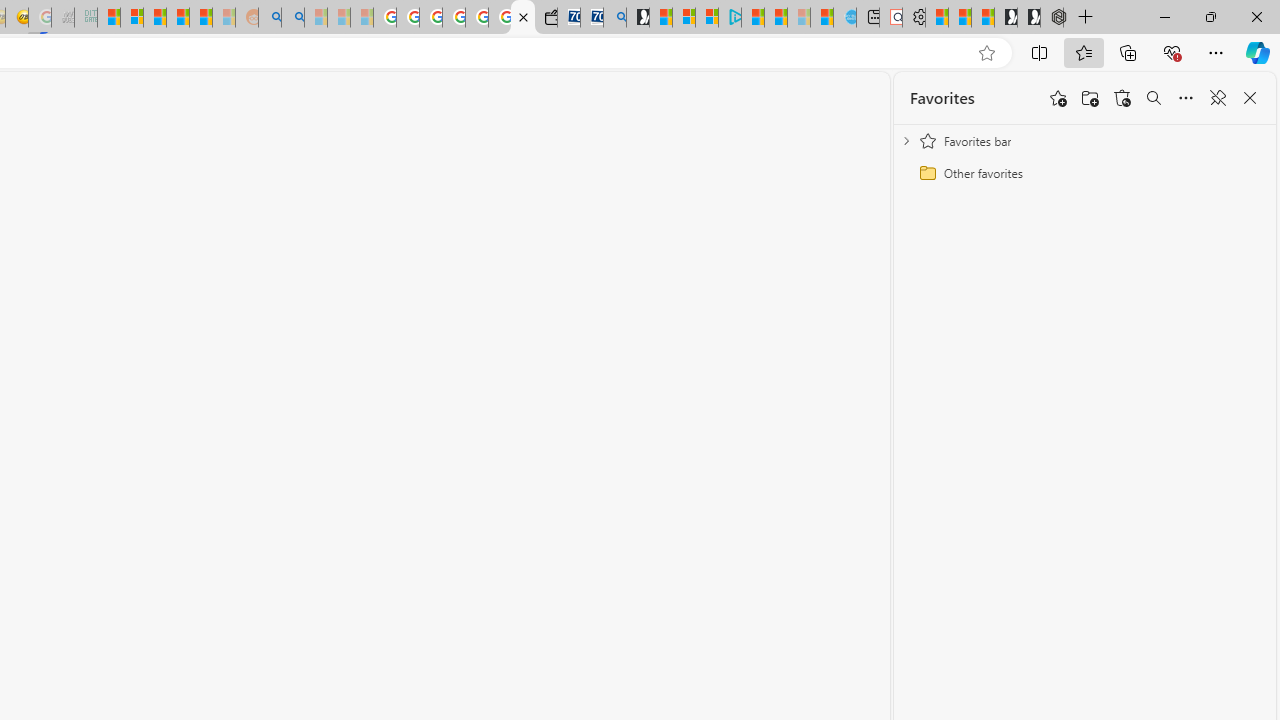  What do you see at coordinates (845, 17) in the screenshot?
I see `'Home | Sky Blue Bikes - Sky Blue Bikes'` at bounding box center [845, 17].